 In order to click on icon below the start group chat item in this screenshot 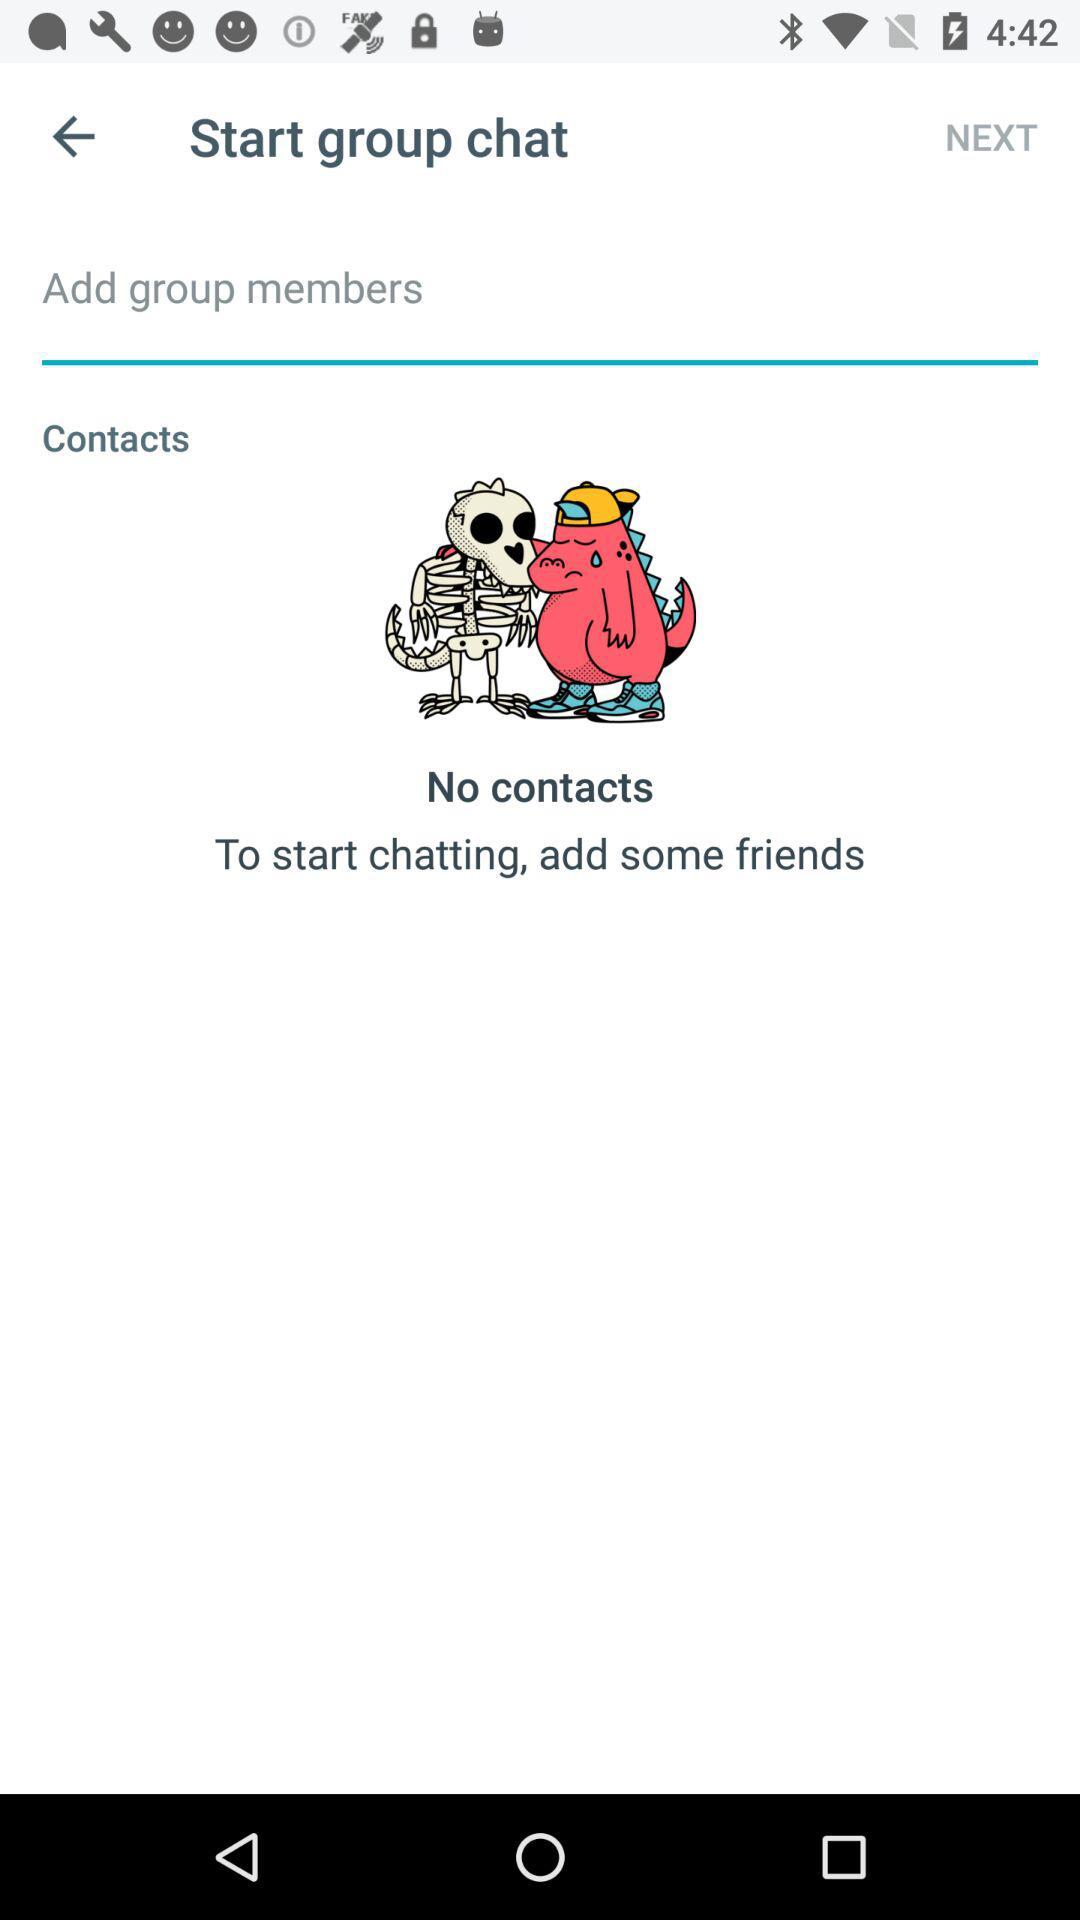, I will do `click(540, 285)`.